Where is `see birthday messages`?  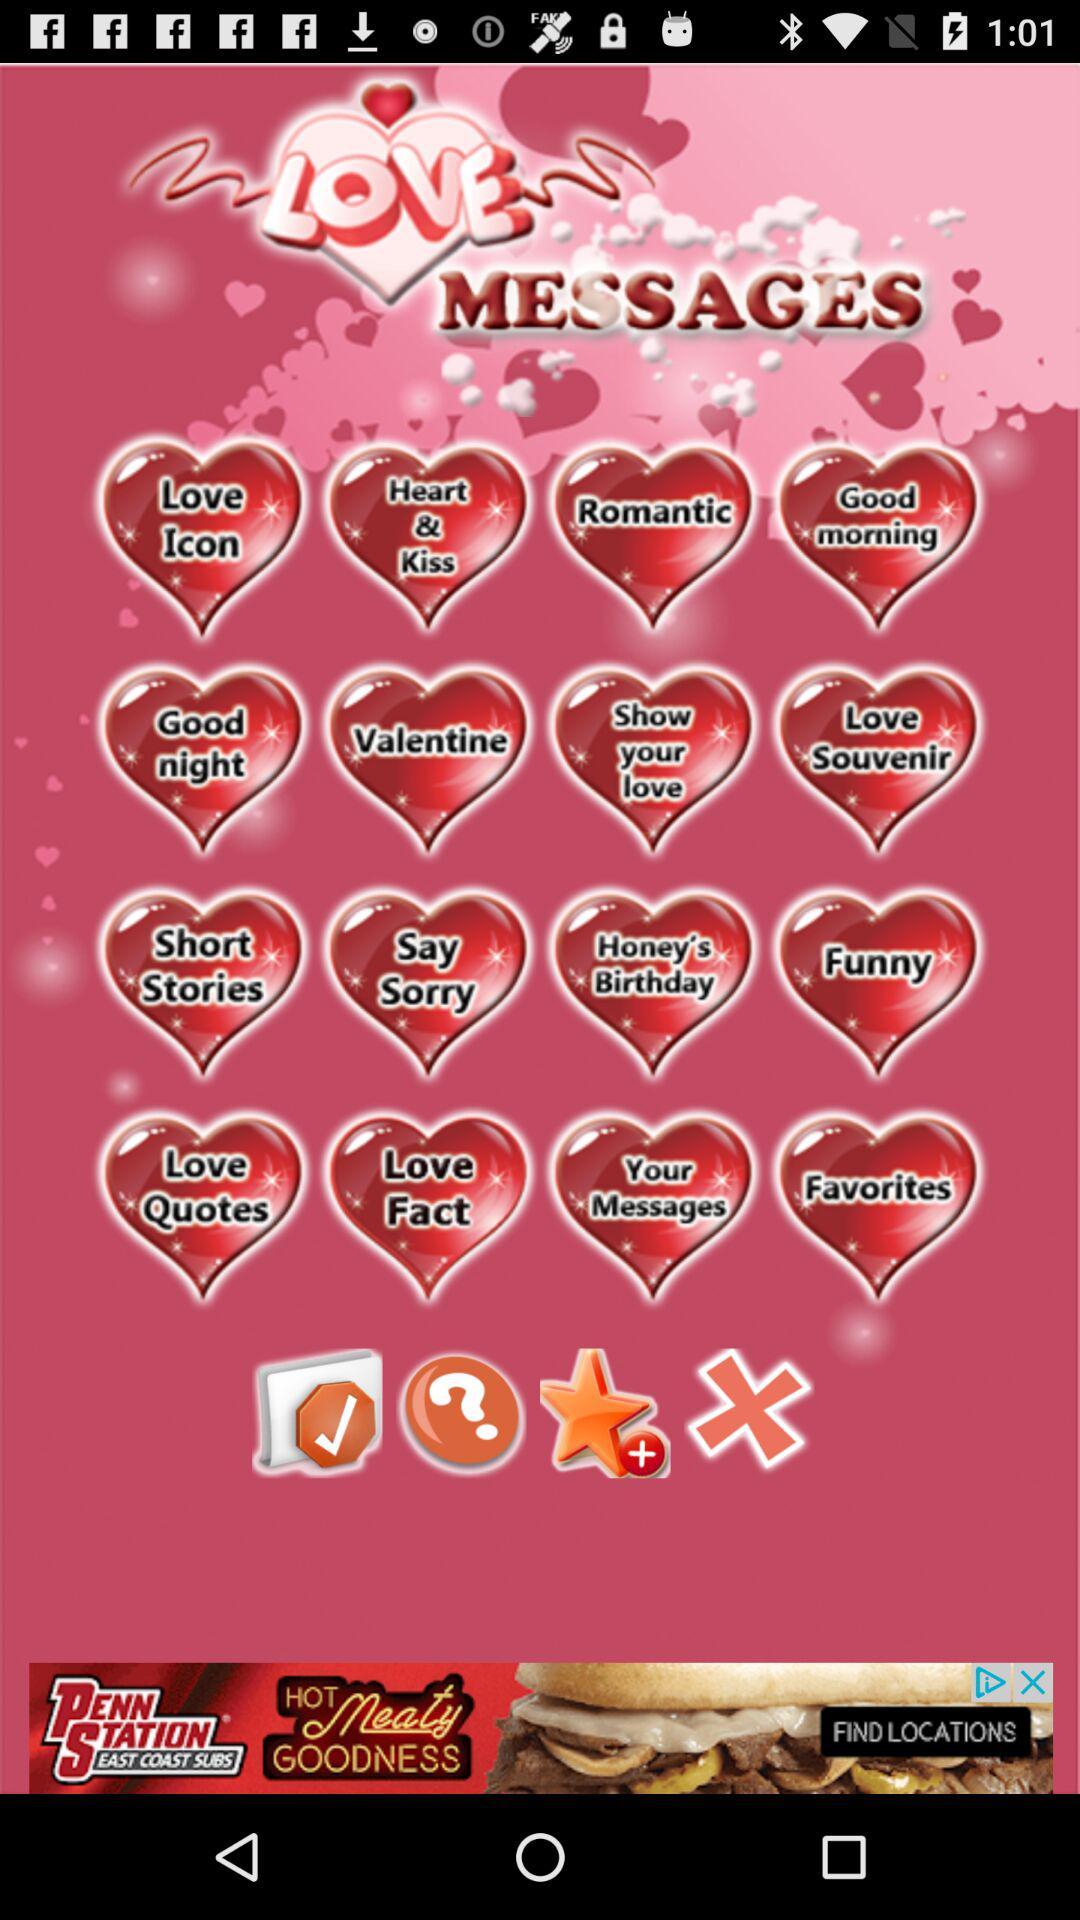
see birthday messages is located at coordinates (652, 986).